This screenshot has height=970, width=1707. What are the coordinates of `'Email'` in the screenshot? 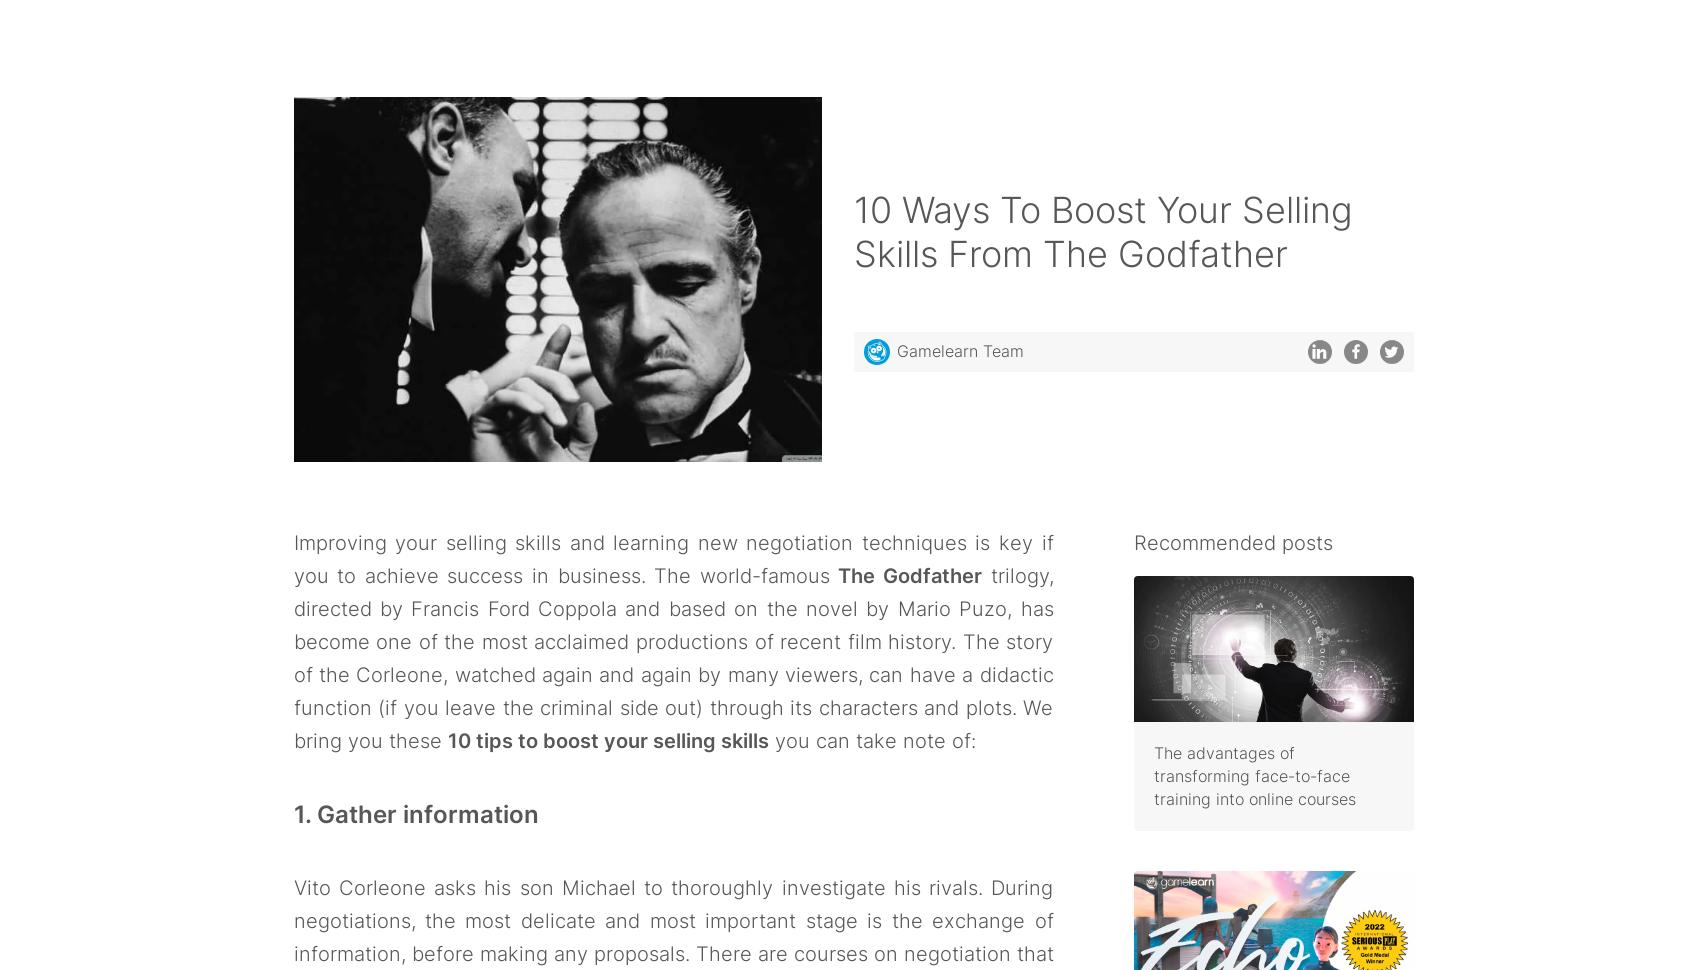 It's located at (710, 899).